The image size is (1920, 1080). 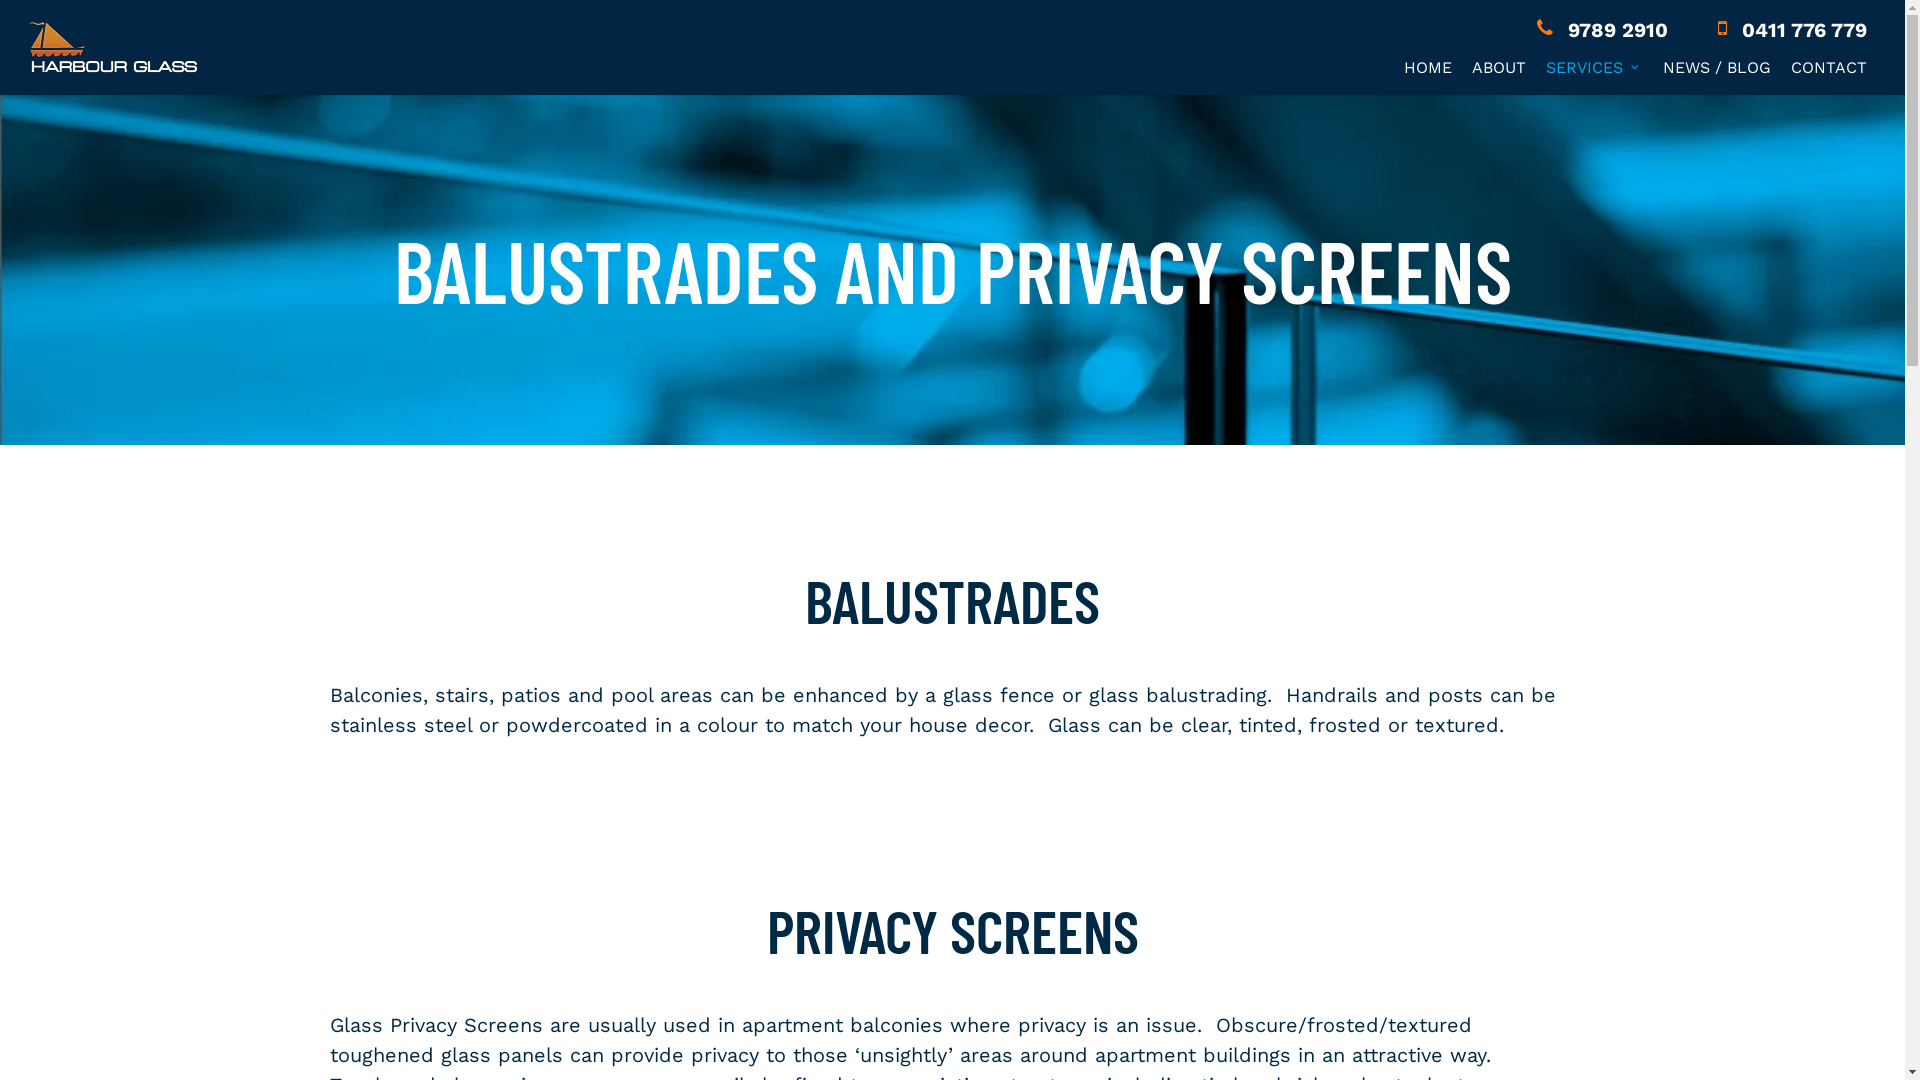 What do you see at coordinates (1535, 65) in the screenshot?
I see `'SERVICES'` at bounding box center [1535, 65].